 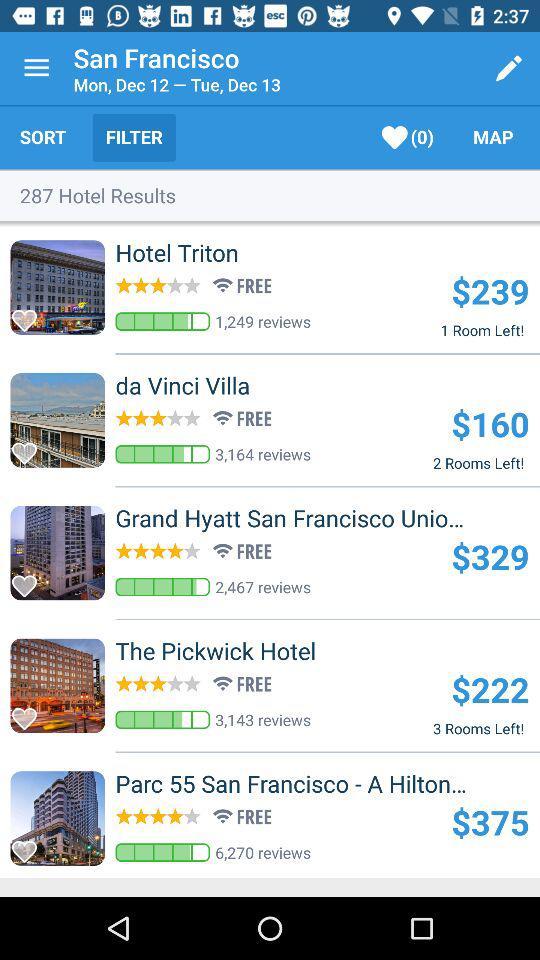 What do you see at coordinates (29, 845) in the screenshot?
I see `to favorites` at bounding box center [29, 845].